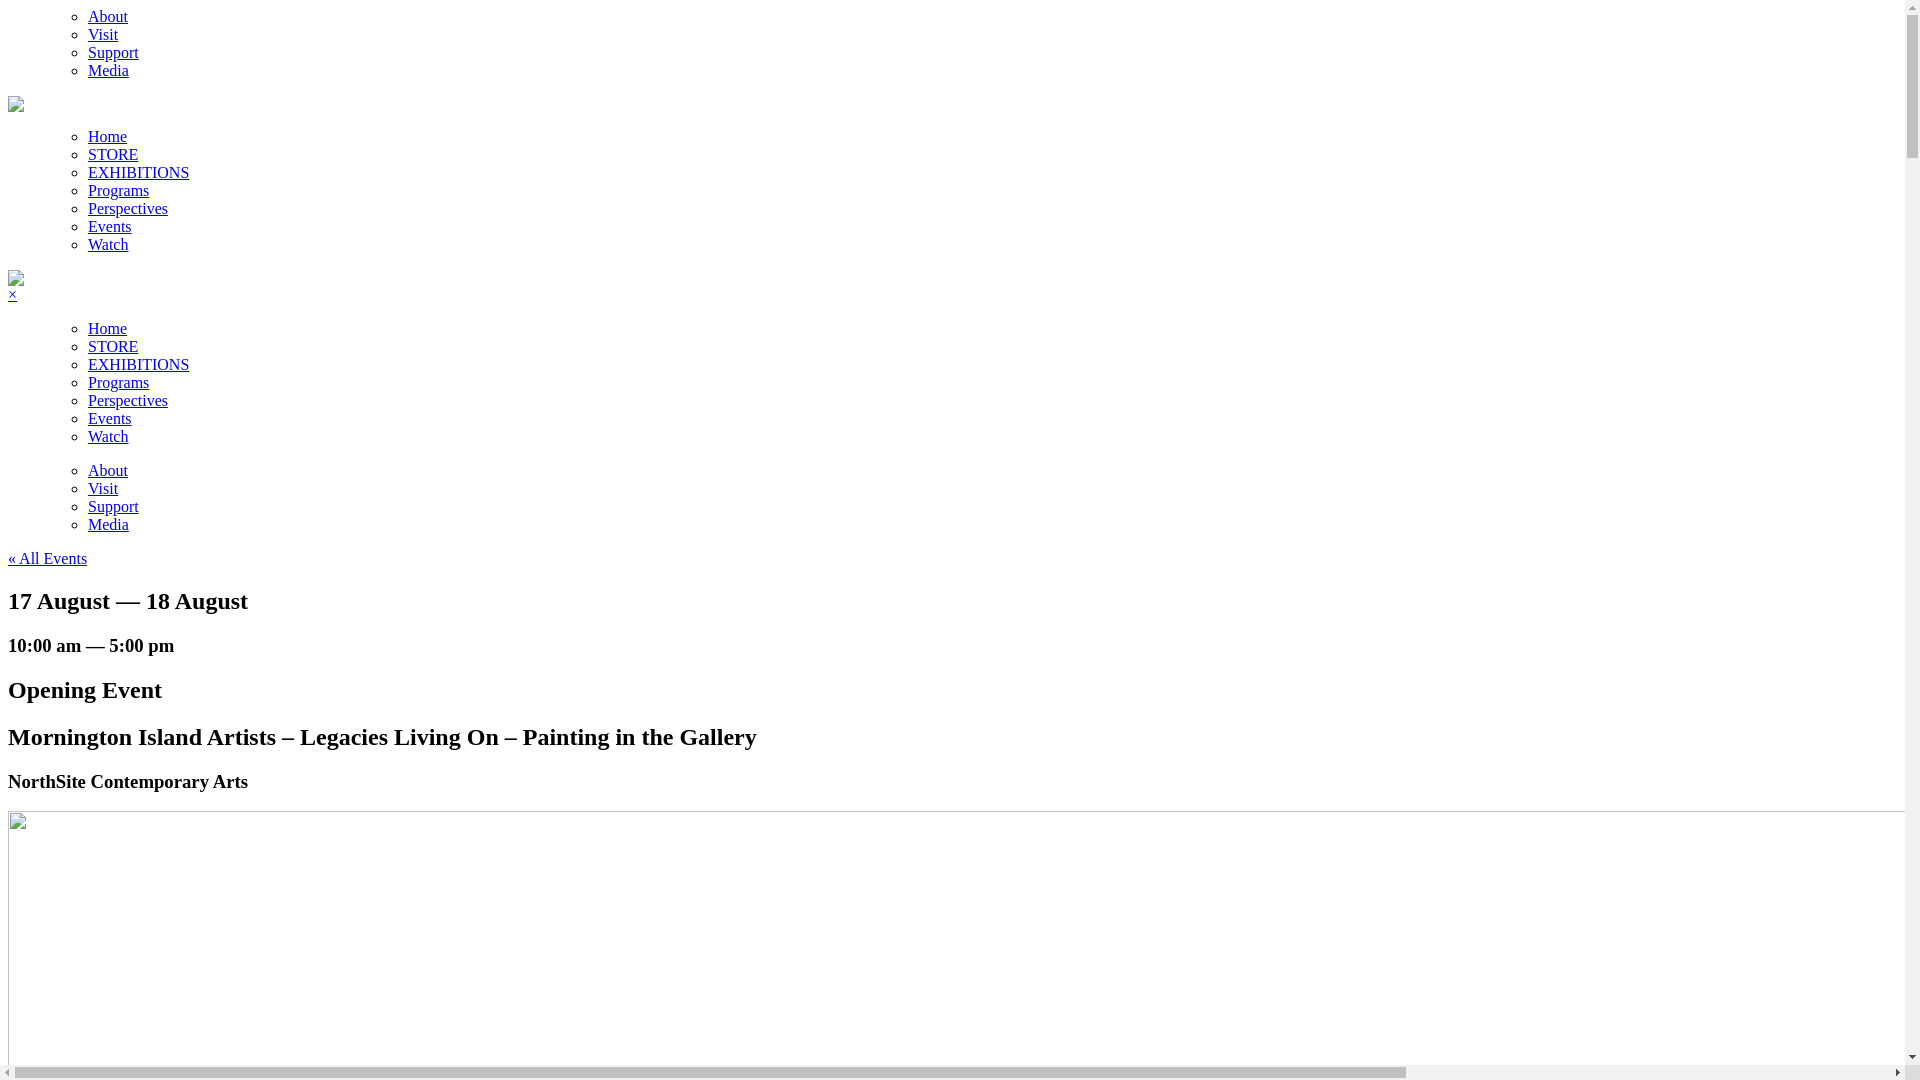 The width and height of the screenshot is (1920, 1080). Describe the element at coordinates (112, 345) in the screenshot. I see `'STORE'` at that location.